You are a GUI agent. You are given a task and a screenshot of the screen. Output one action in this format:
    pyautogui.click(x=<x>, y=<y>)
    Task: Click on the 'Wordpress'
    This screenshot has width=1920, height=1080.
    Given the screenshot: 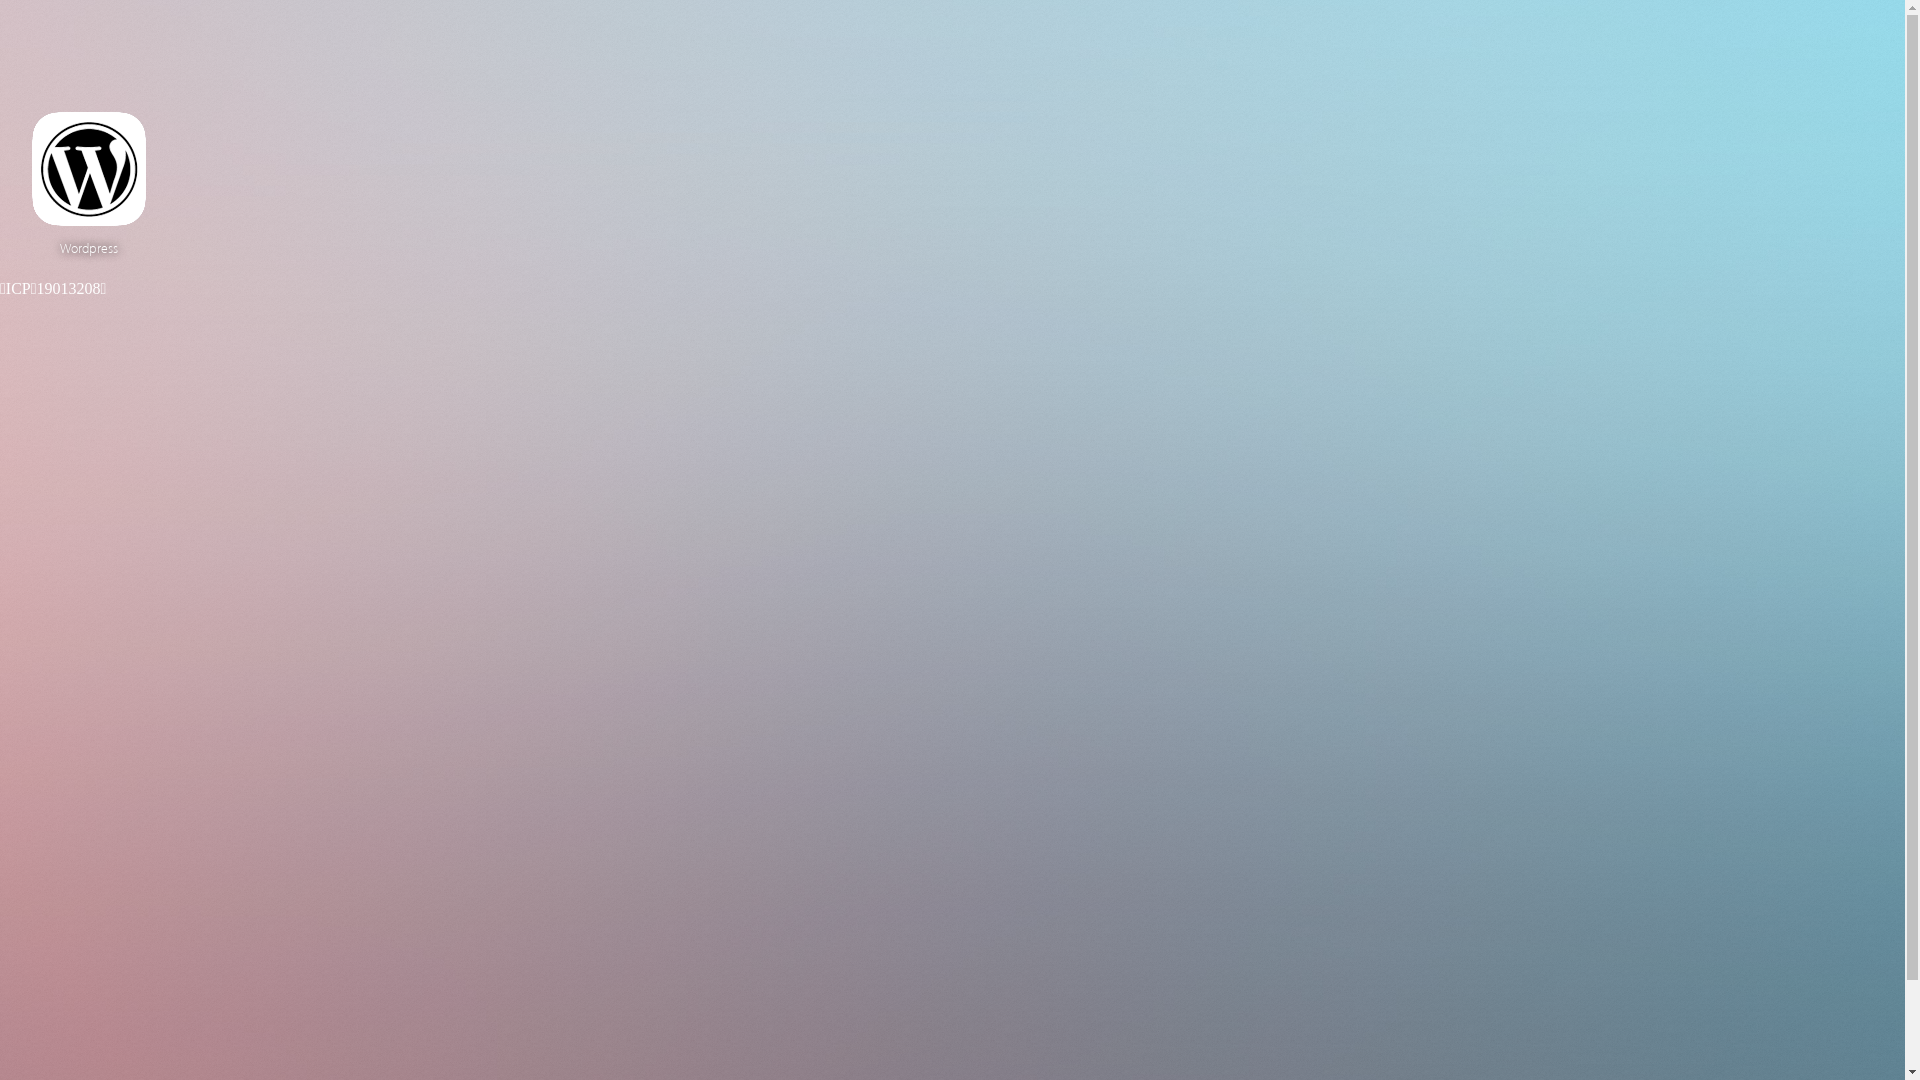 What is the action you would take?
    pyautogui.click(x=88, y=185)
    